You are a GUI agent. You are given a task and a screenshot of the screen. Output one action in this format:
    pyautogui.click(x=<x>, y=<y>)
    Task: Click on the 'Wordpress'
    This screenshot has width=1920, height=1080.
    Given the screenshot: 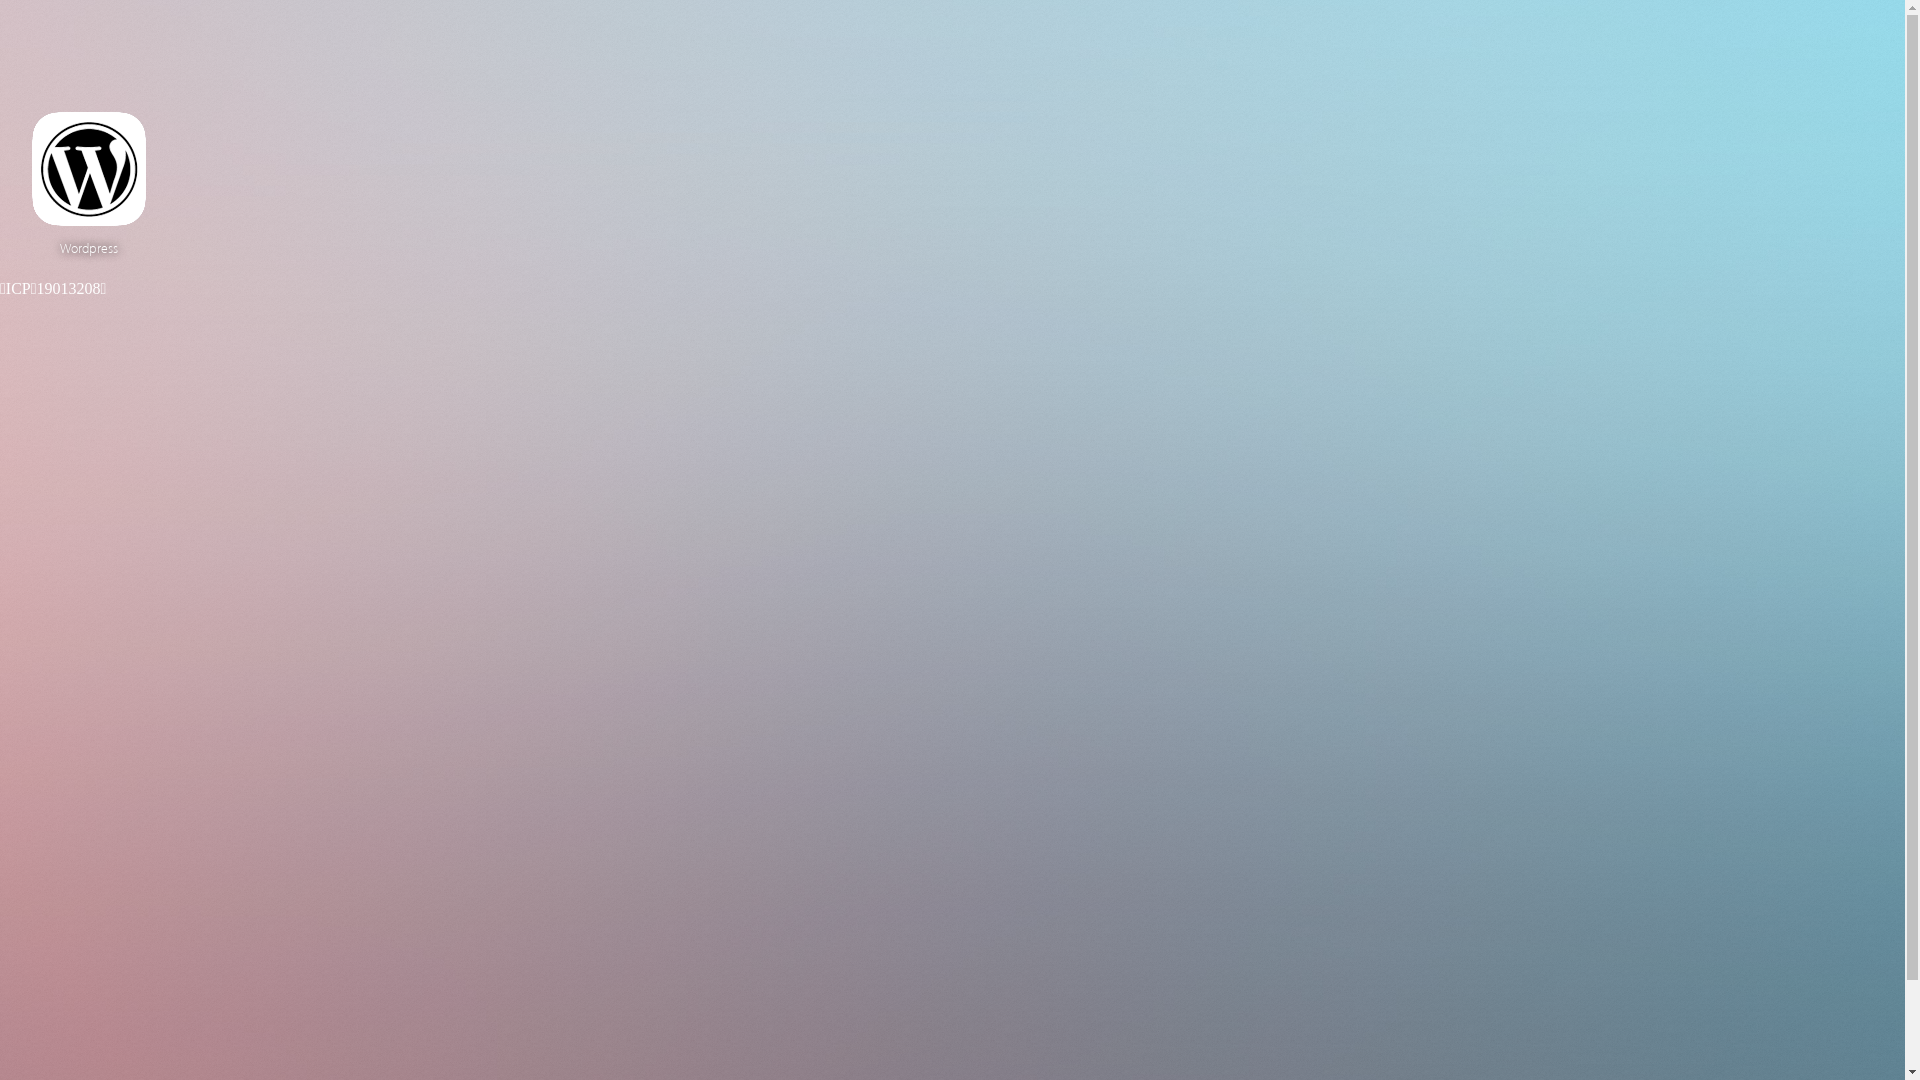 What is the action you would take?
    pyautogui.click(x=88, y=185)
    